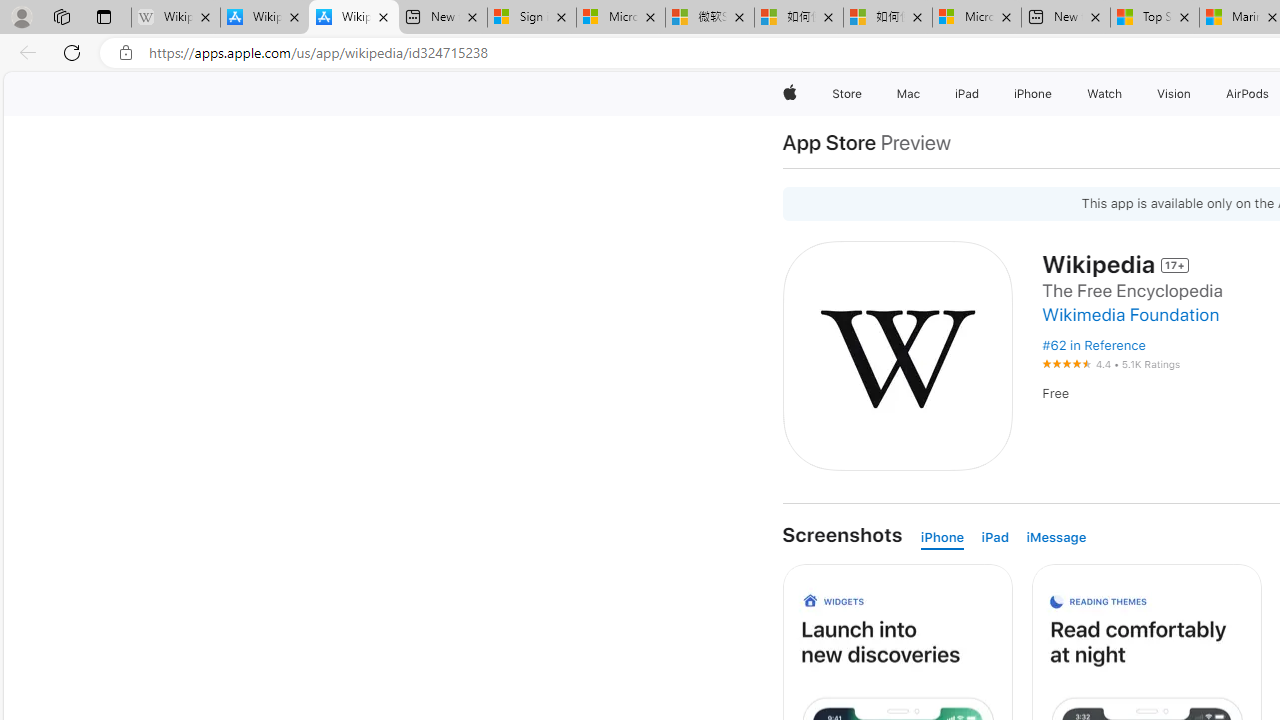 This screenshot has width=1280, height=720. I want to click on 'Class: globalnav-submenu-trigger-item', so click(1195, 93).